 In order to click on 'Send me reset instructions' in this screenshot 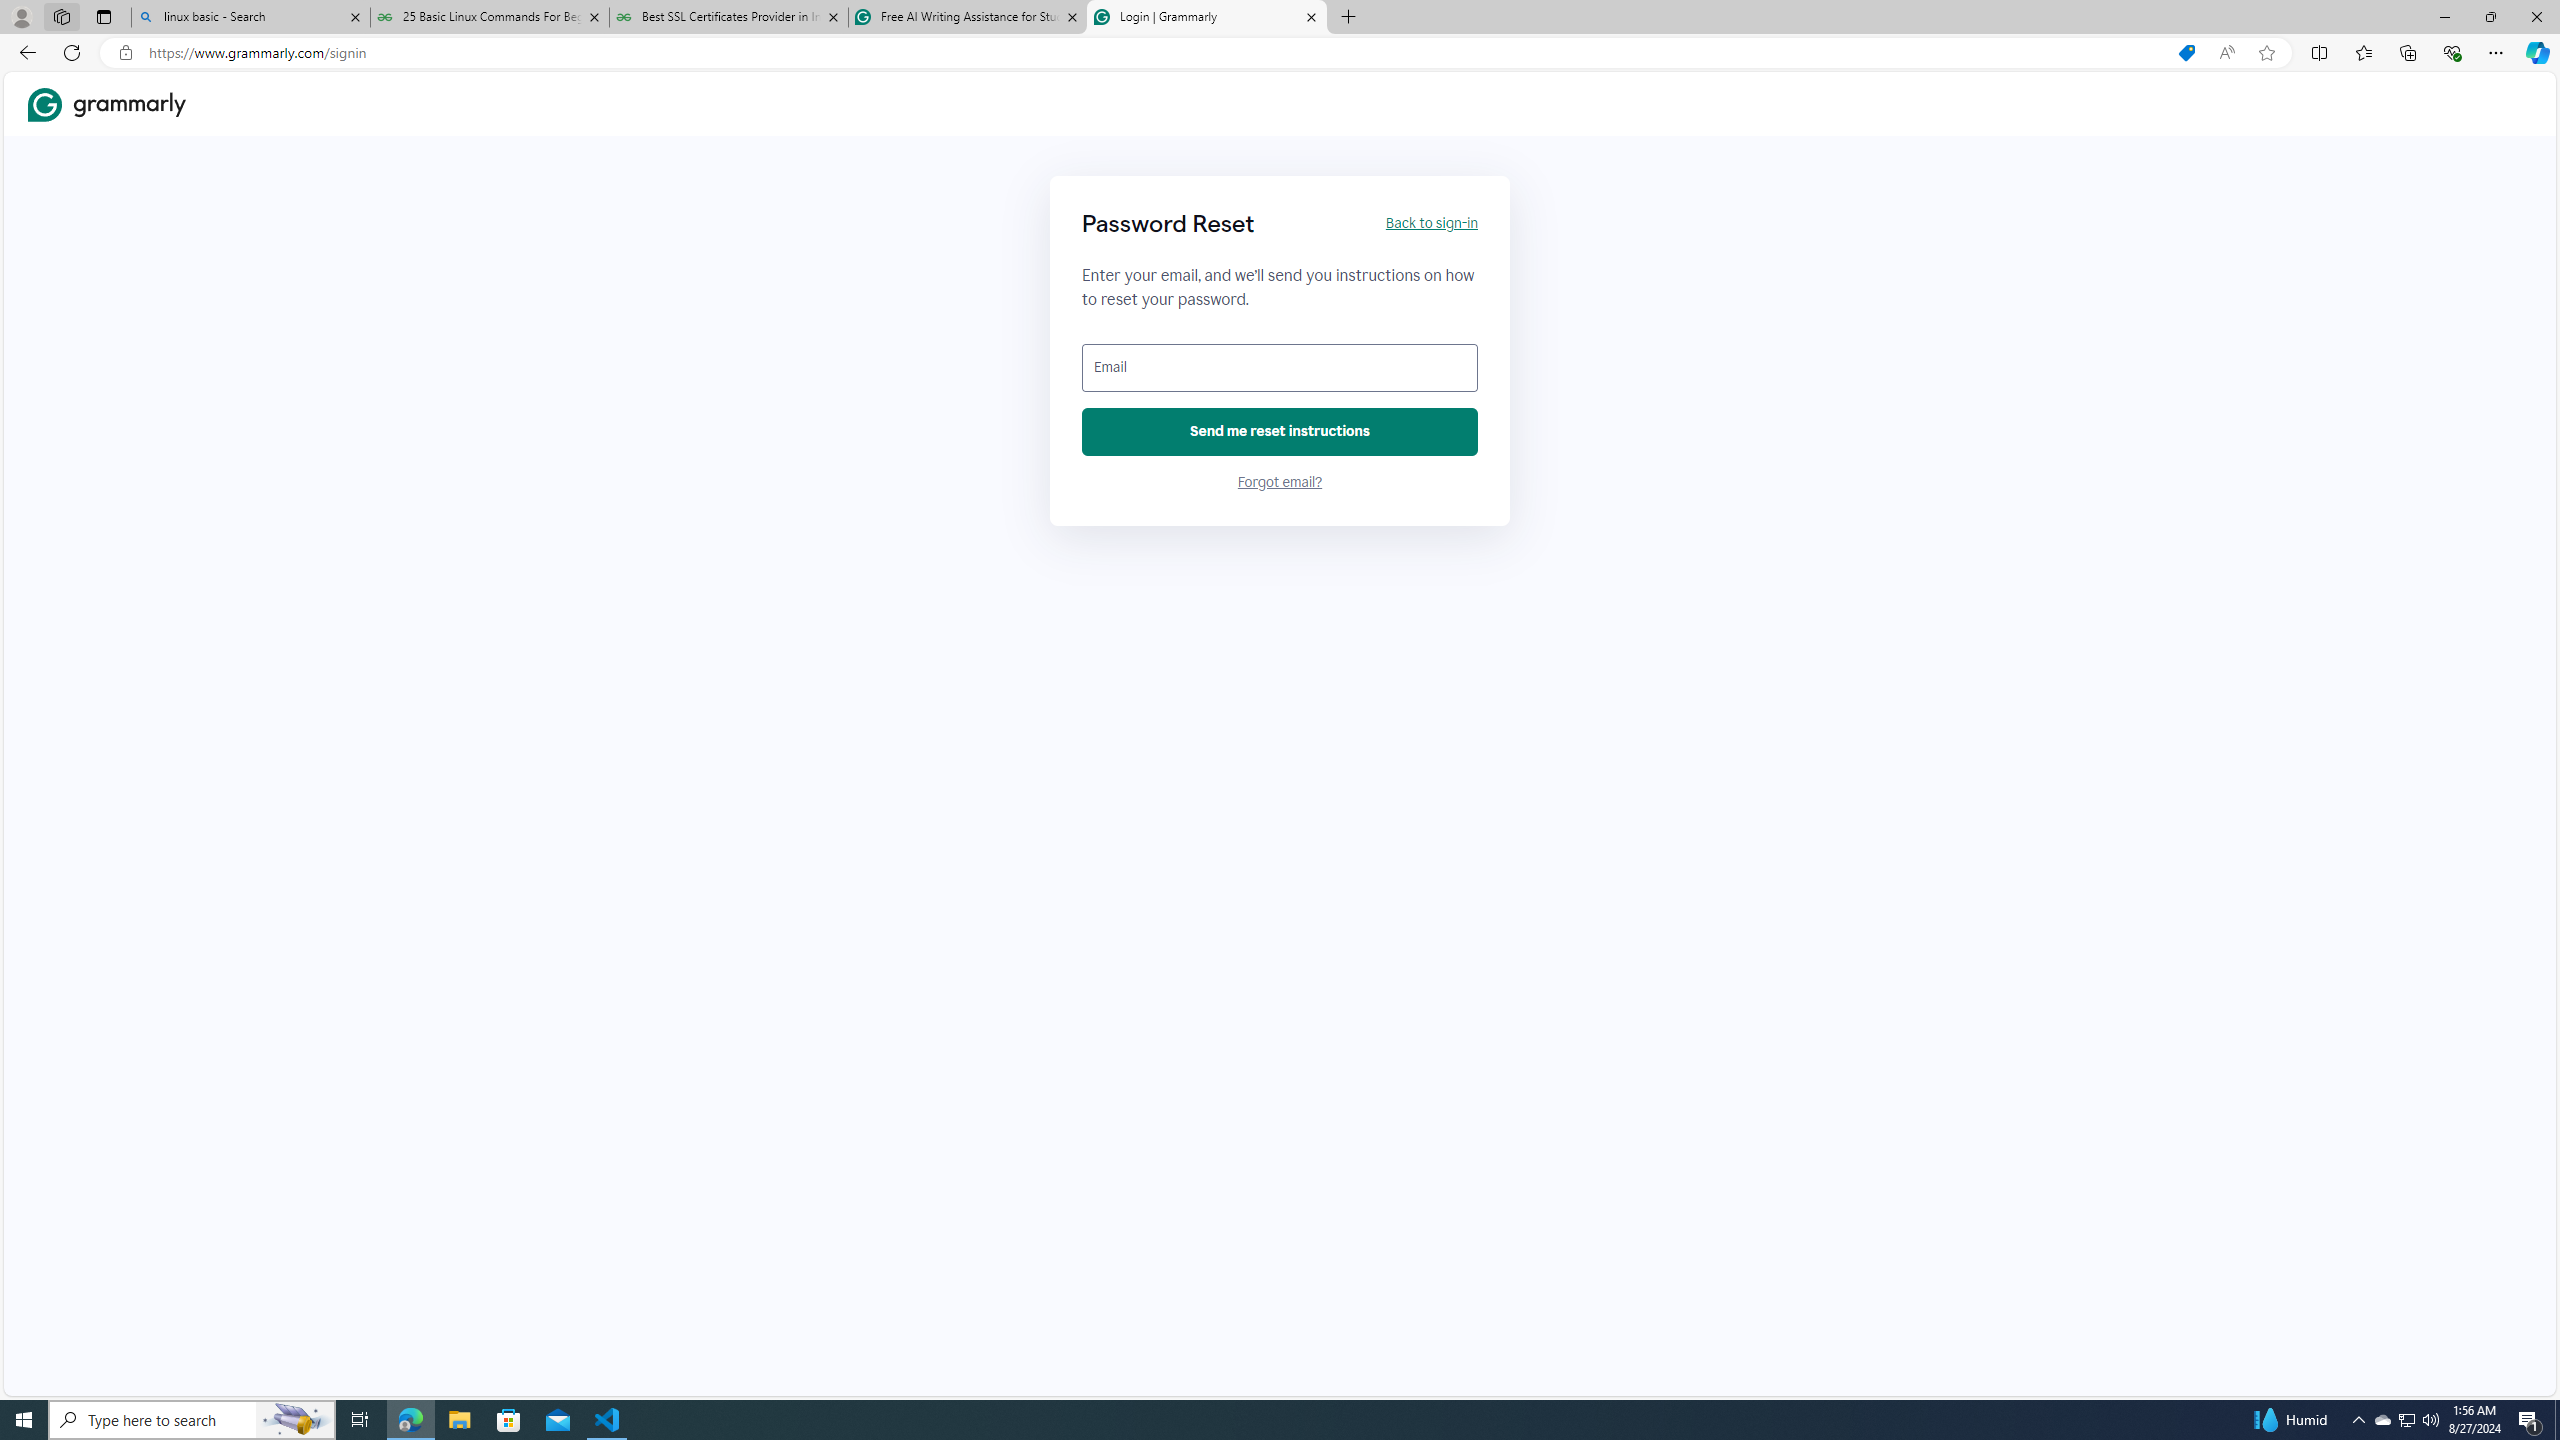, I will do `click(1280, 432)`.